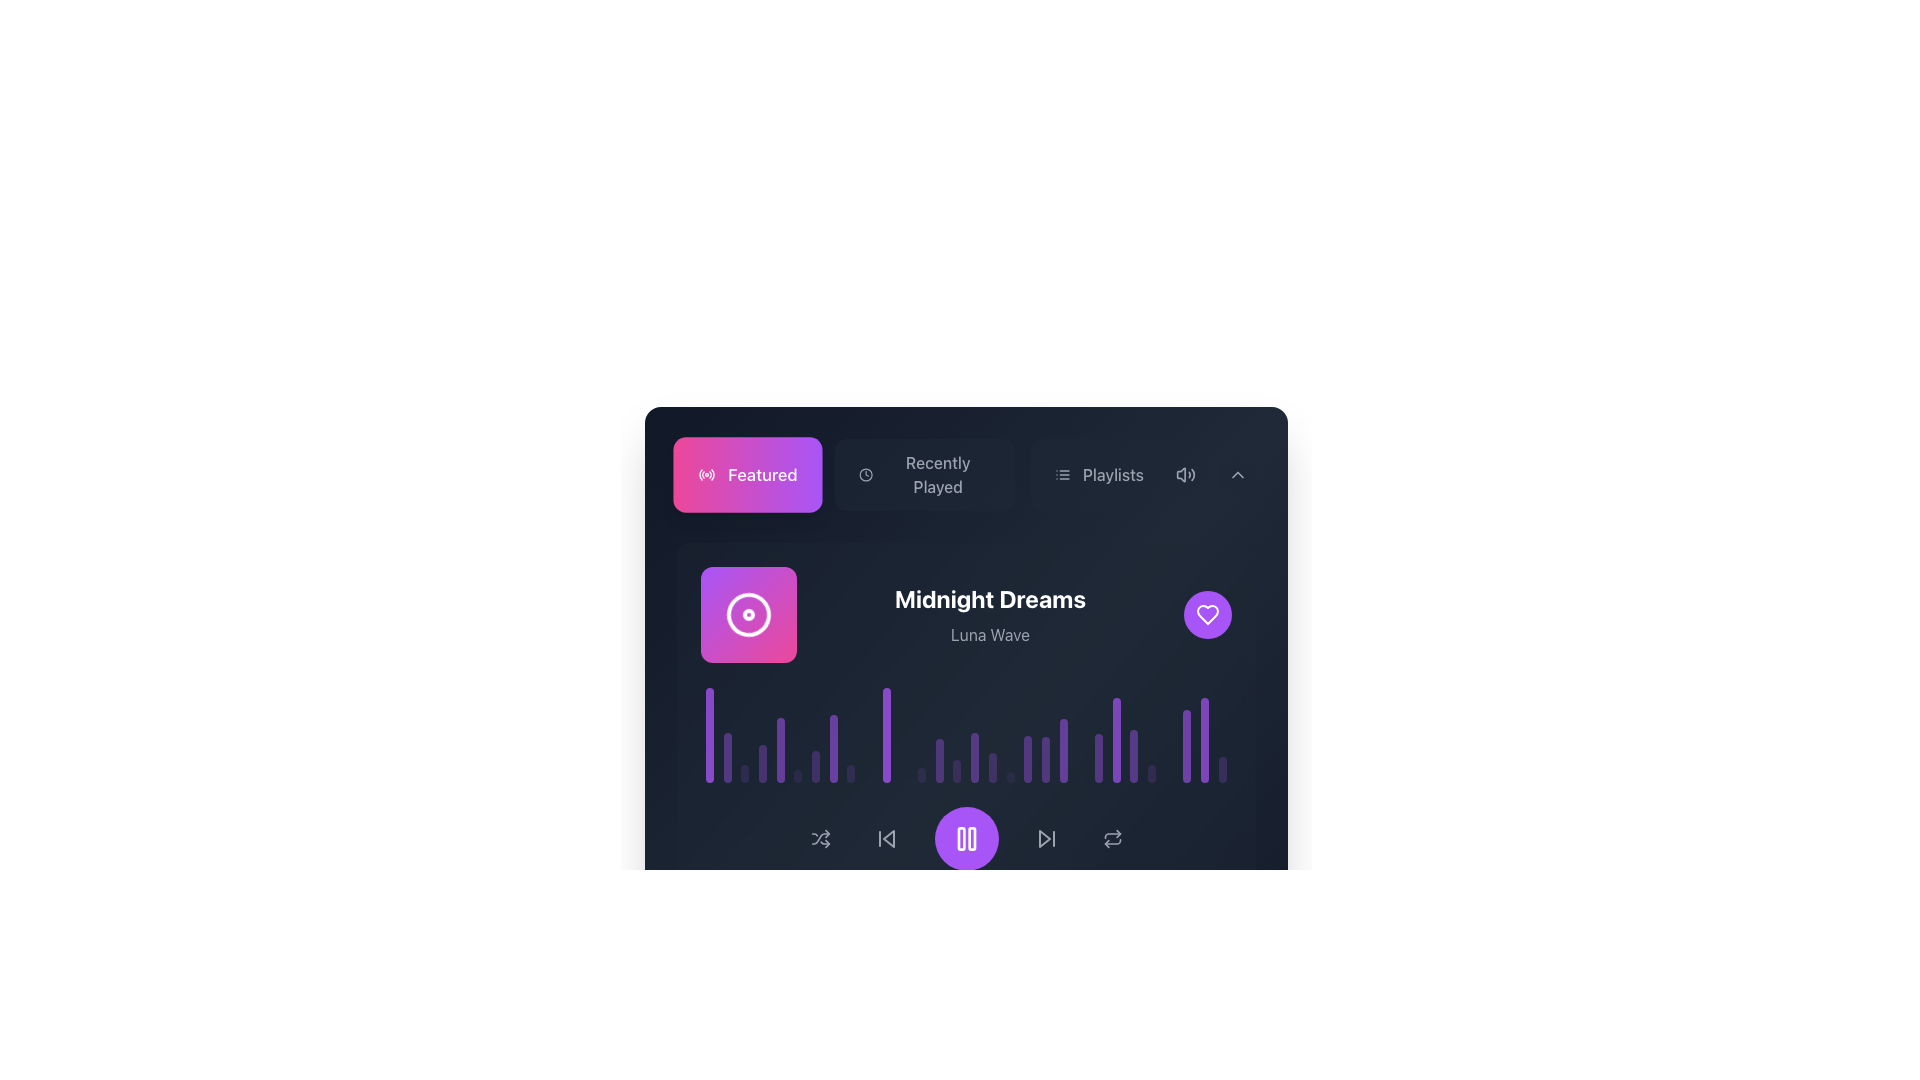  What do you see at coordinates (1185, 474) in the screenshot?
I see `the circular button with a speaker icon` at bounding box center [1185, 474].